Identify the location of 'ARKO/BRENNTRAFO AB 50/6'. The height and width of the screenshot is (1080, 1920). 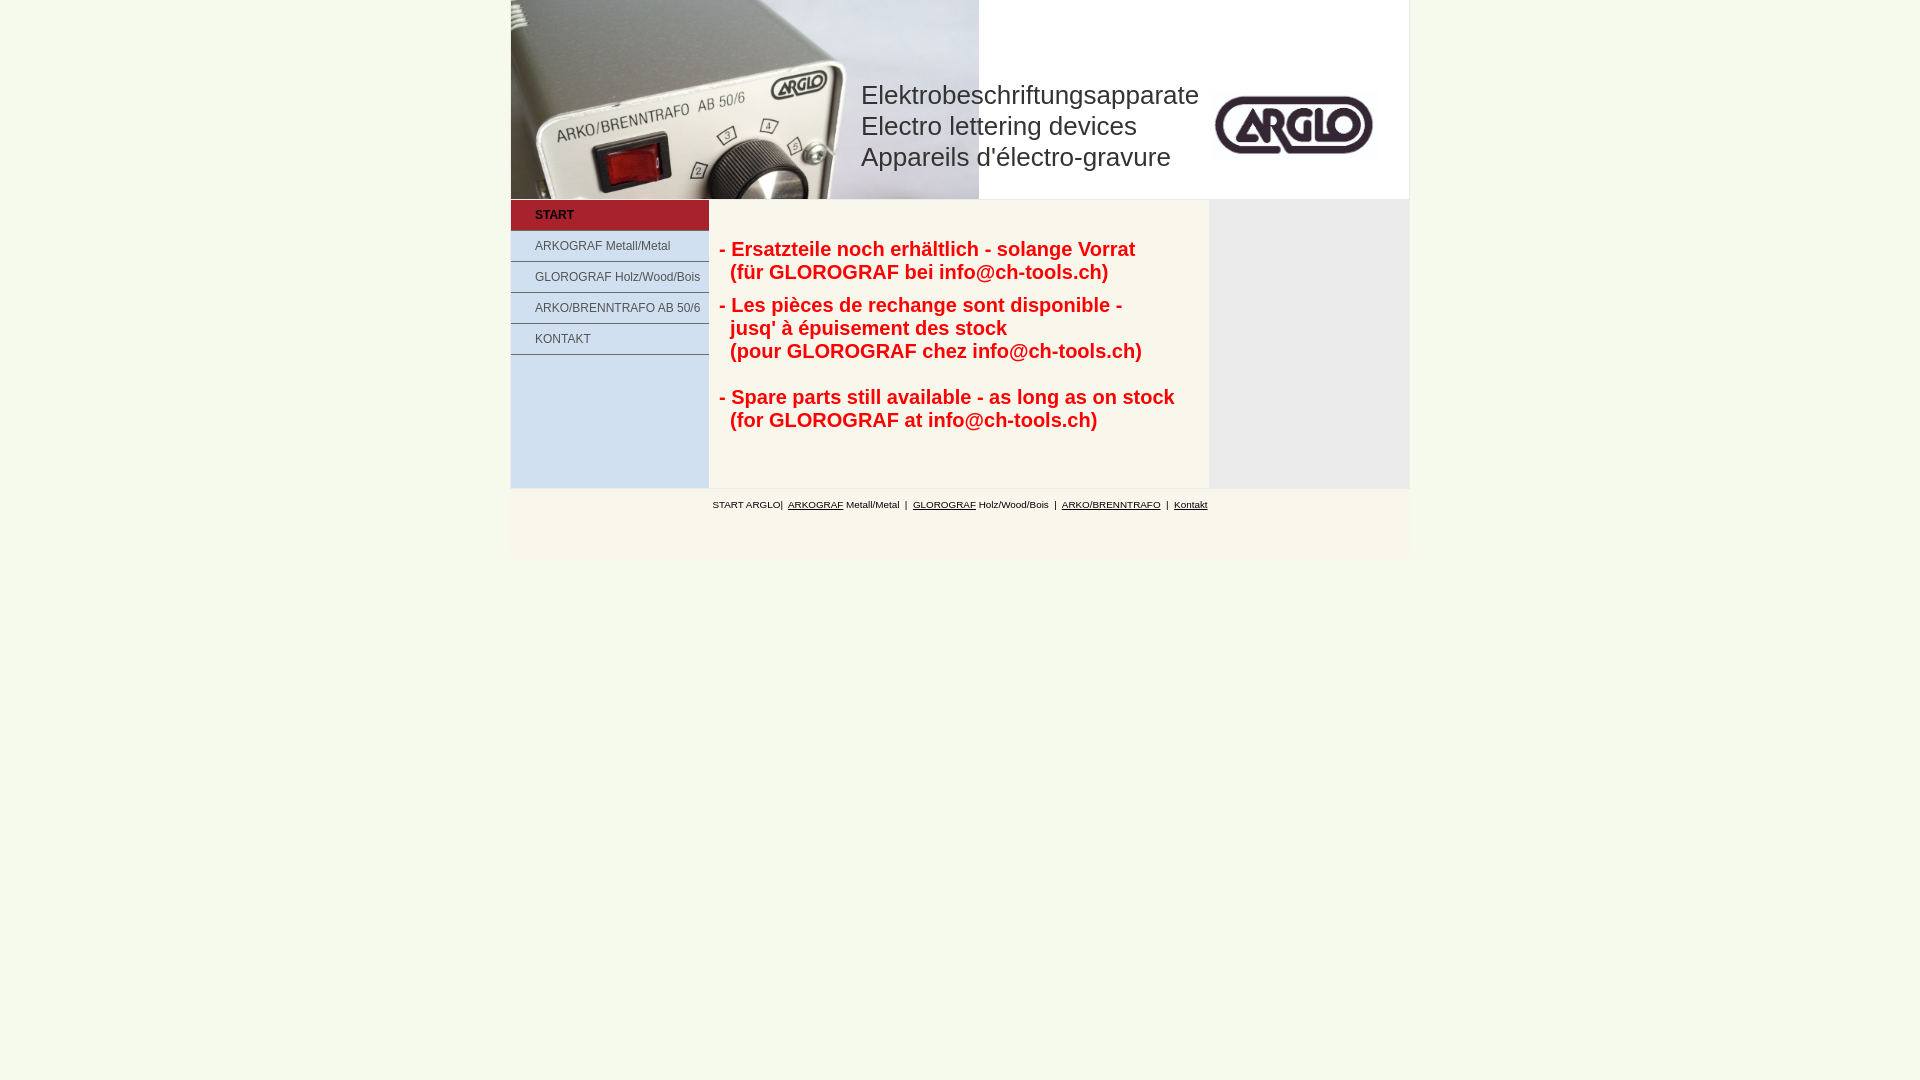
(510, 308).